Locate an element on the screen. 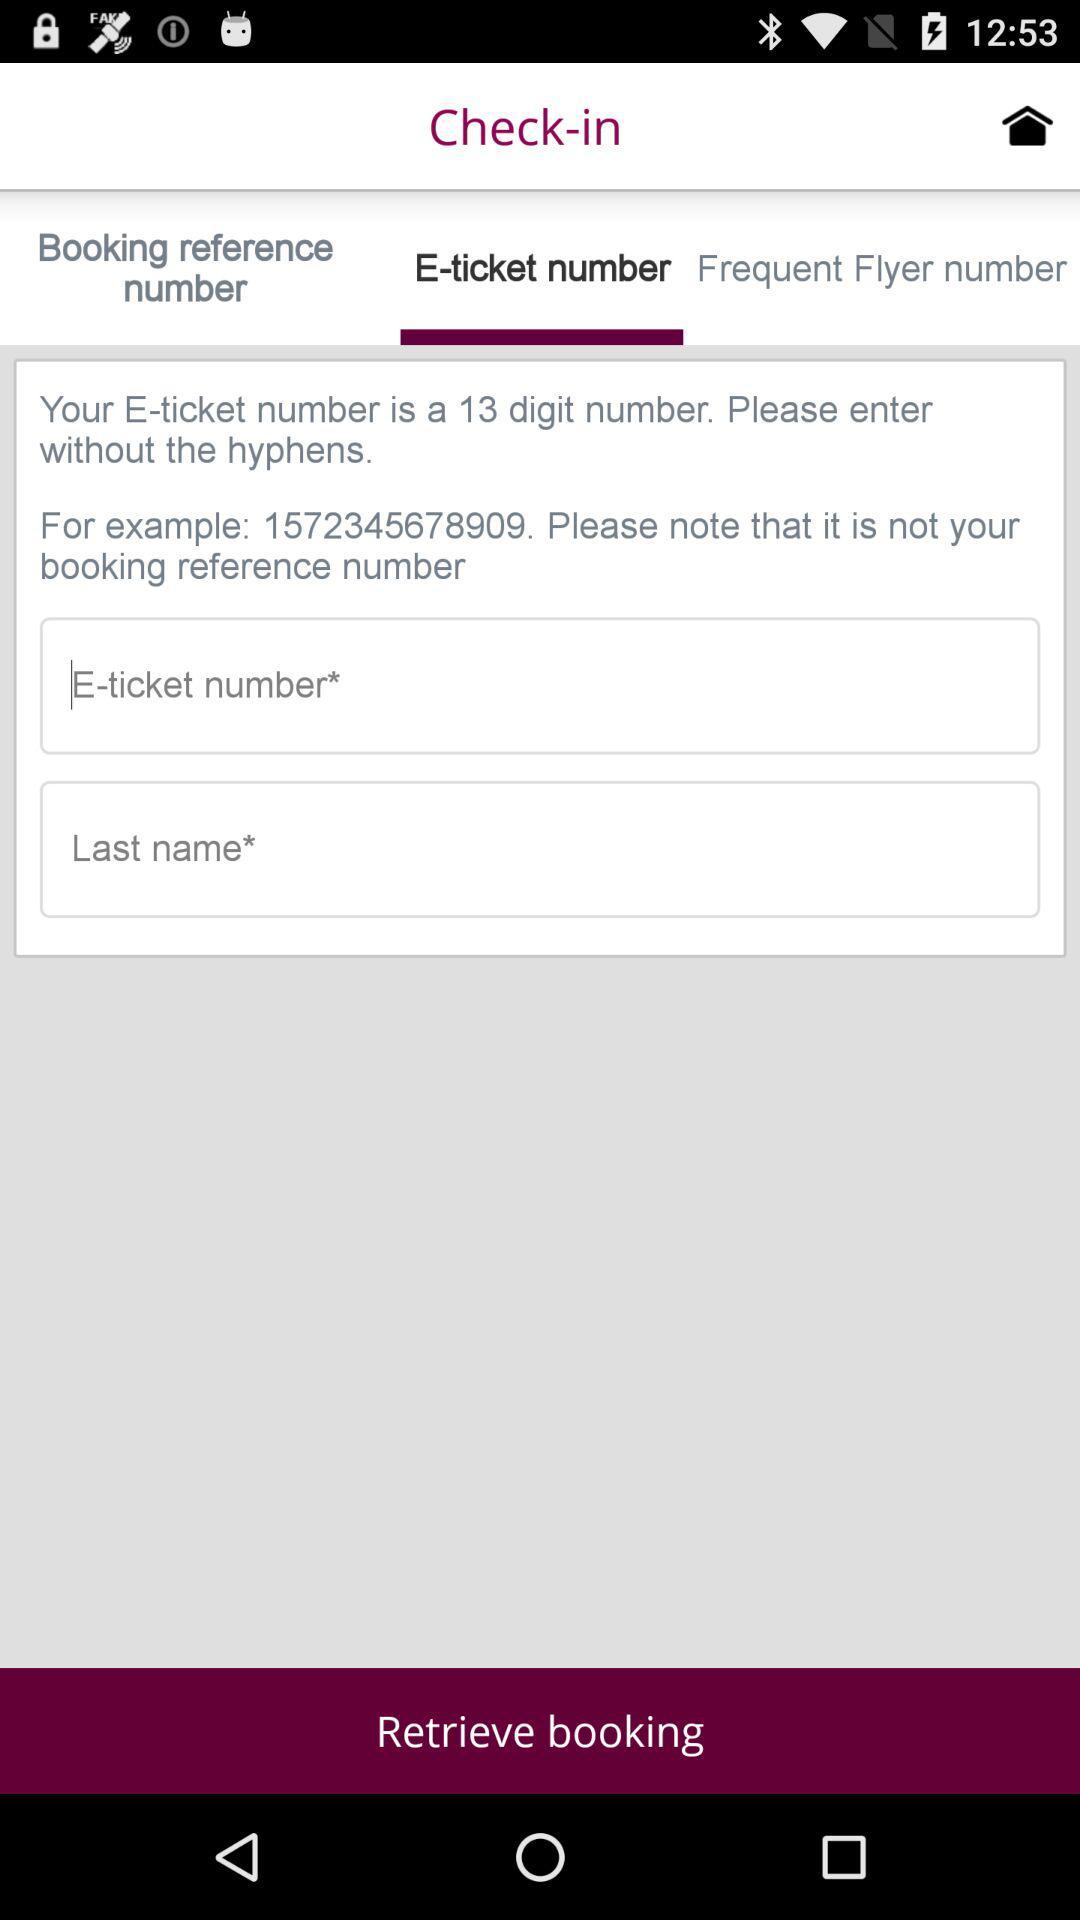 This screenshot has height=1920, width=1080. the icon to the right of e-ticket number icon is located at coordinates (880, 267).